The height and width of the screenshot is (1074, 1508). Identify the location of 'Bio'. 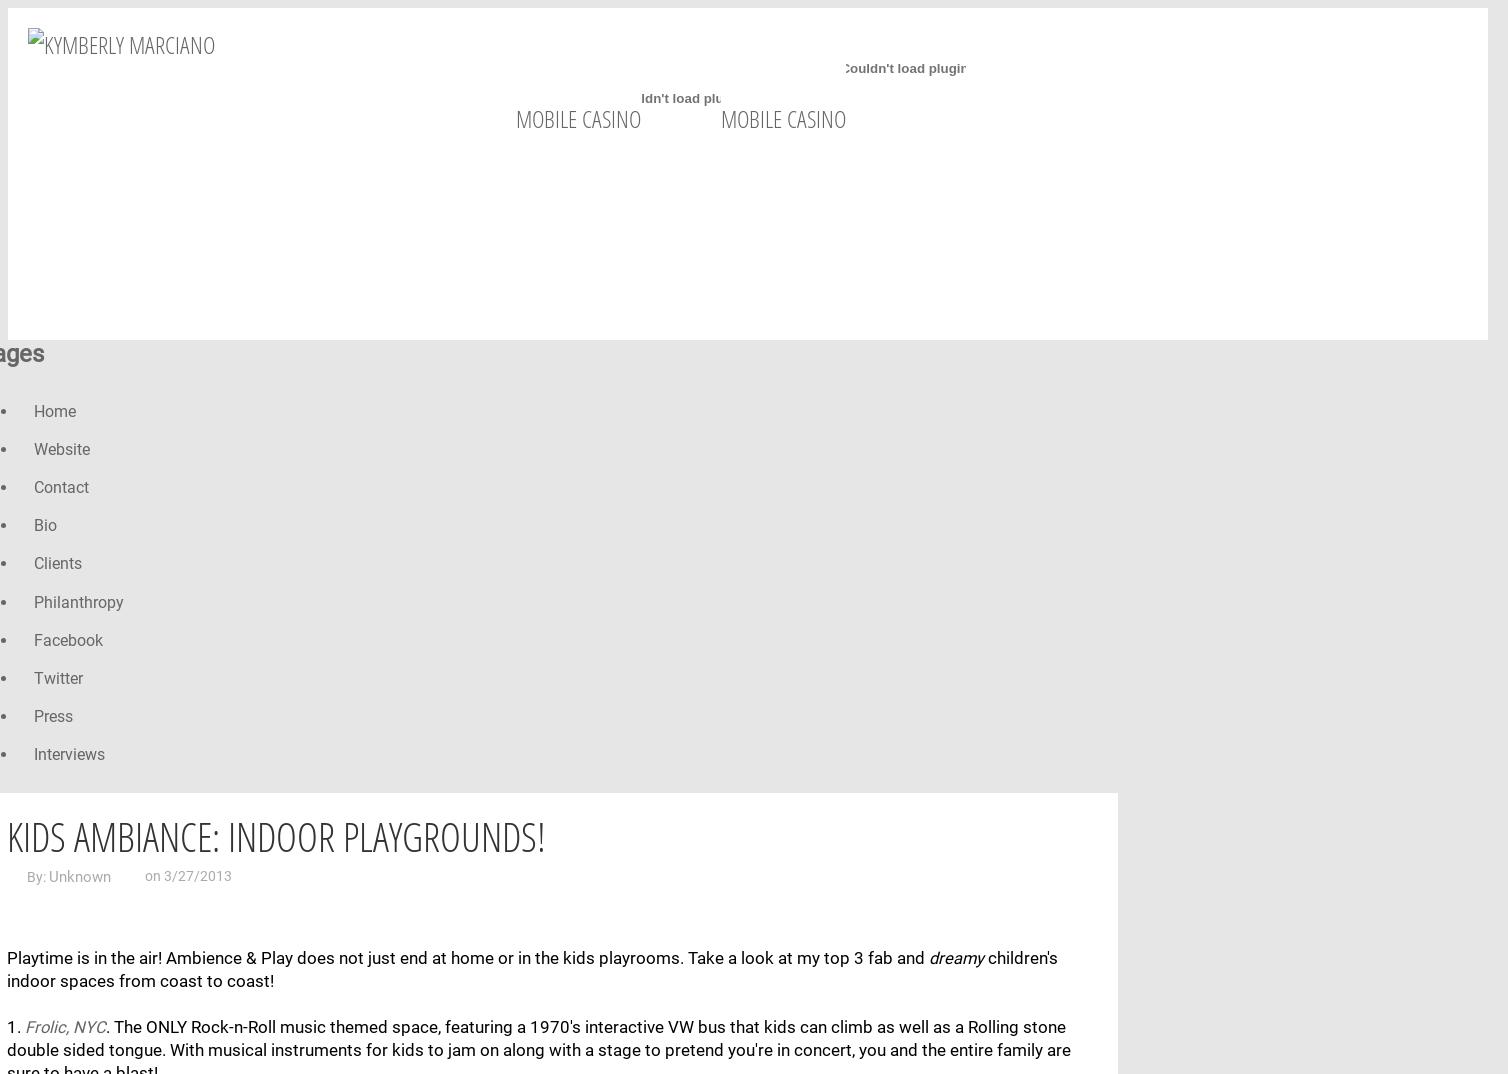
(33, 525).